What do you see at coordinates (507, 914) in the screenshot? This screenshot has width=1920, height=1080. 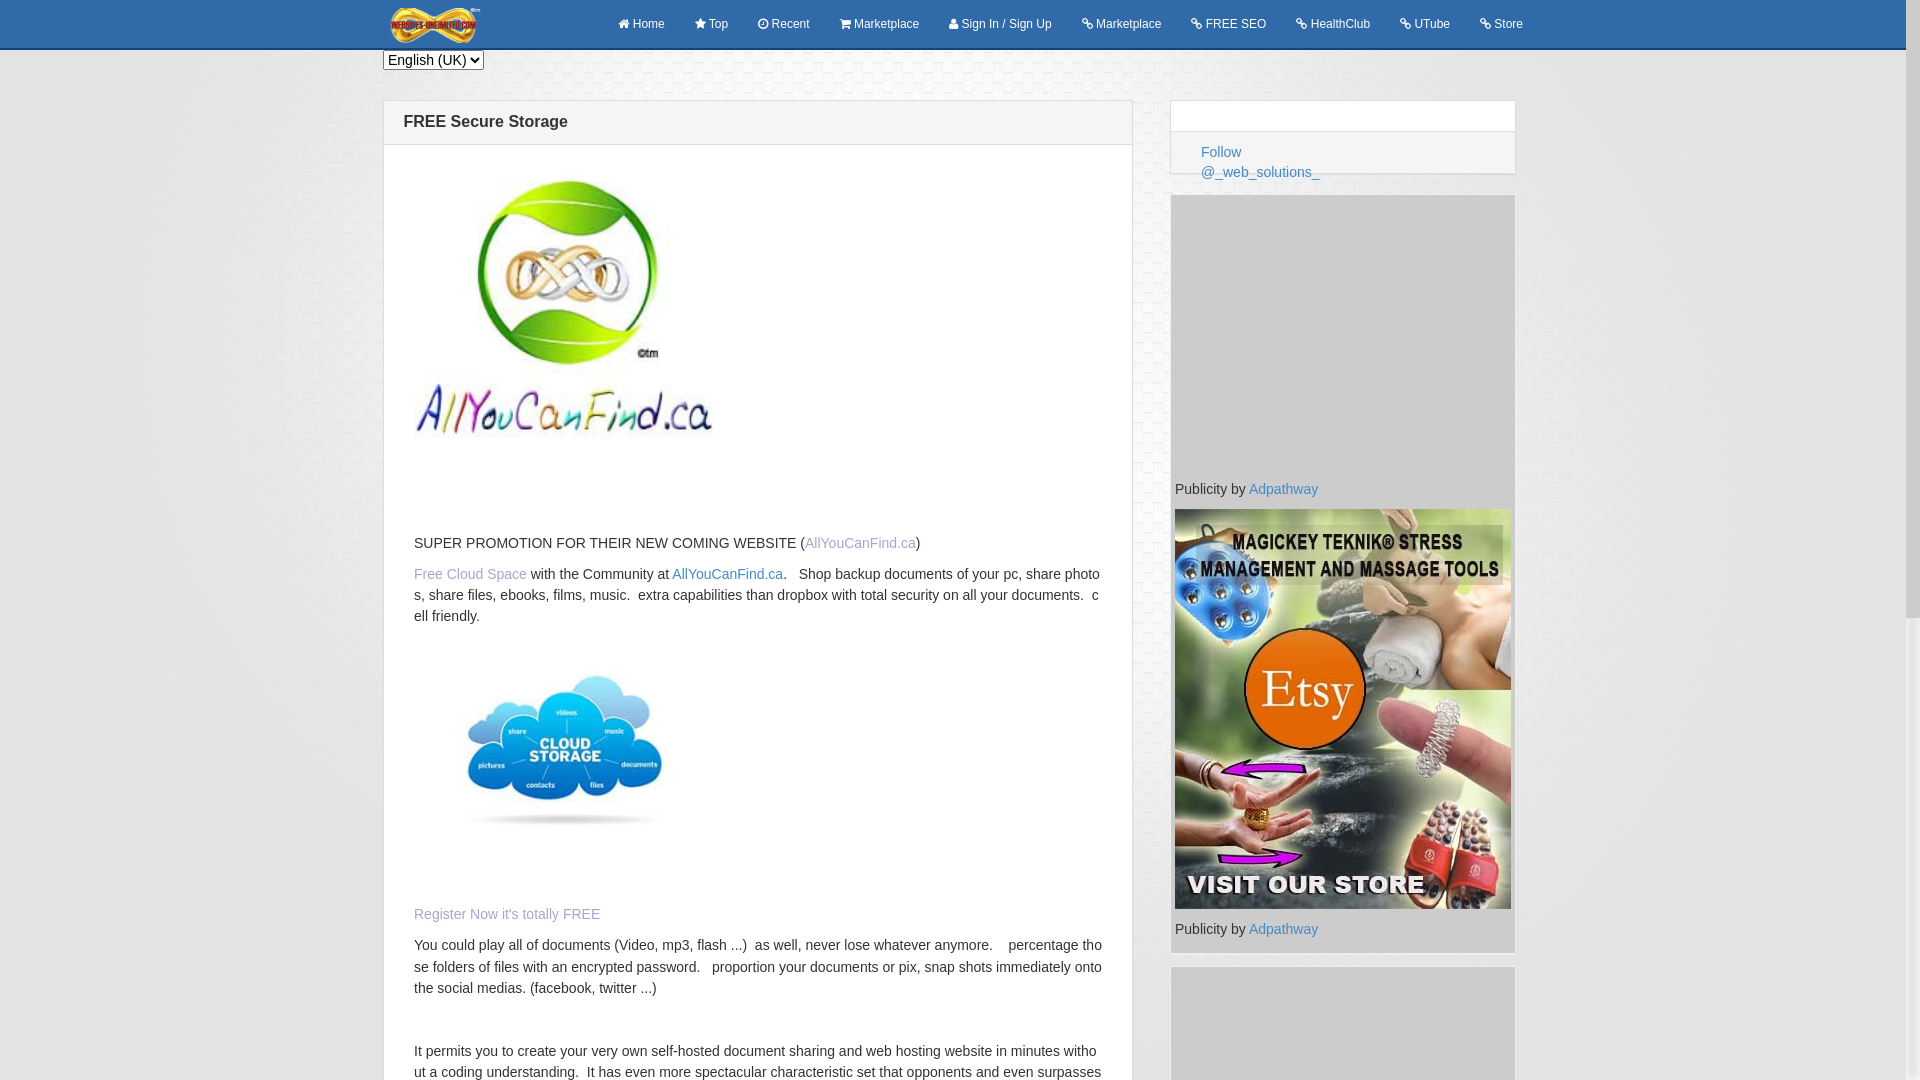 I see `'Register Now it's totally FREE'` at bounding box center [507, 914].